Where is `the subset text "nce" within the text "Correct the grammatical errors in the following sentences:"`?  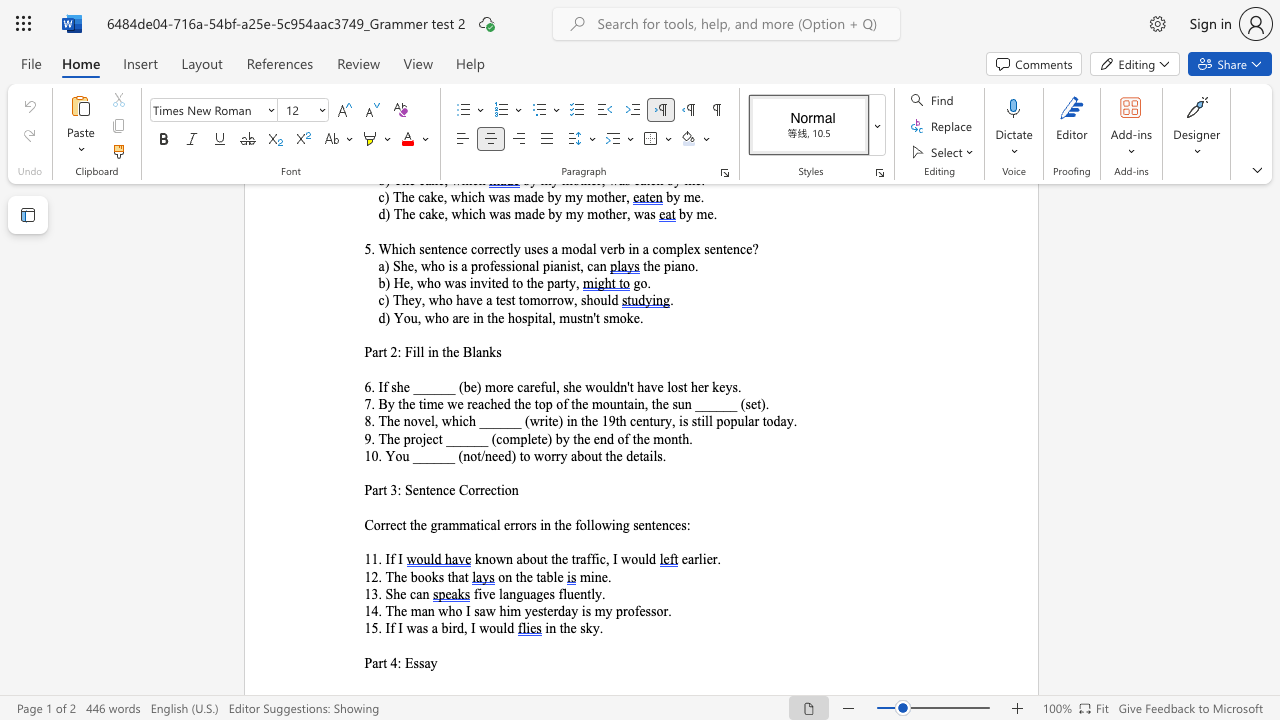
the subset text "nce" within the text "Correct the grammatical errors in the following sentences:" is located at coordinates (661, 524).